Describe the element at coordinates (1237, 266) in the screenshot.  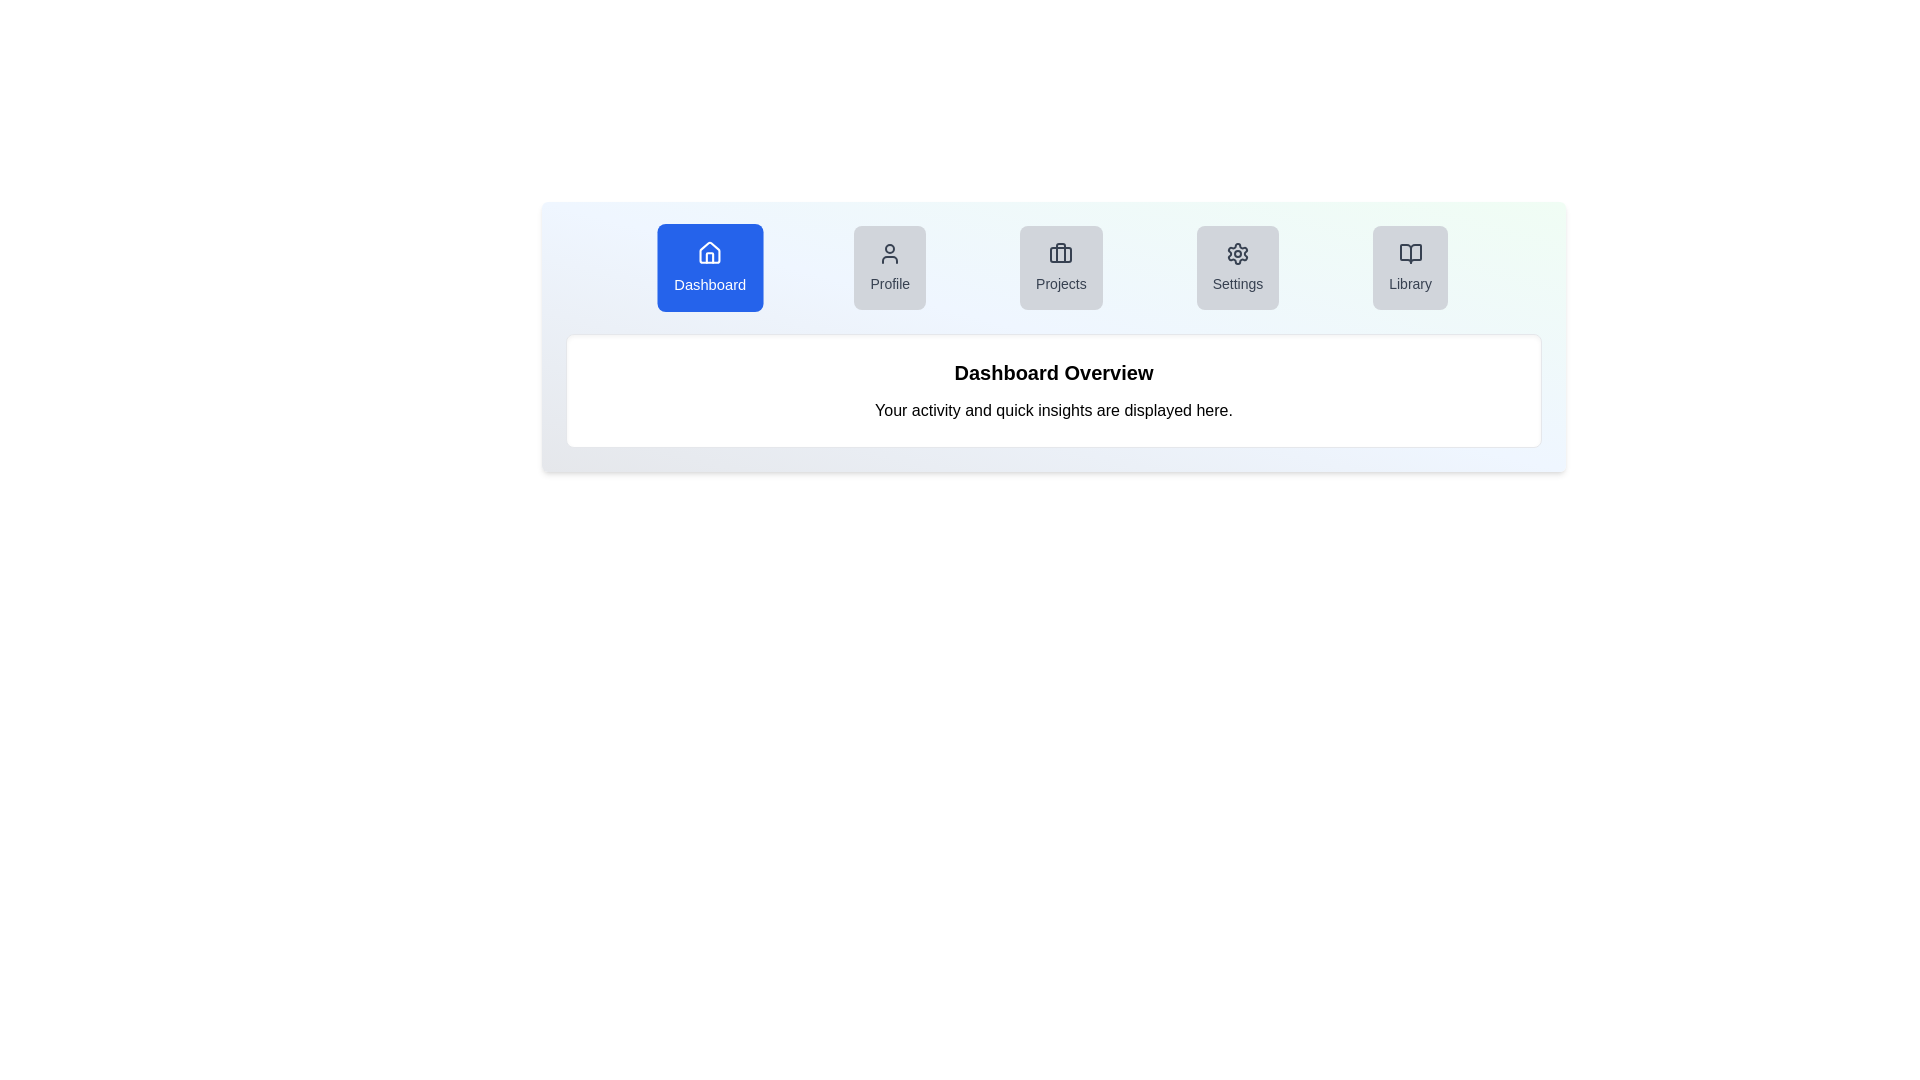
I see `the settings button located in the main navigation bar, which is the fourth button among 'Dashboard', 'Profile', 'Projects', and 'Library'` at that location.